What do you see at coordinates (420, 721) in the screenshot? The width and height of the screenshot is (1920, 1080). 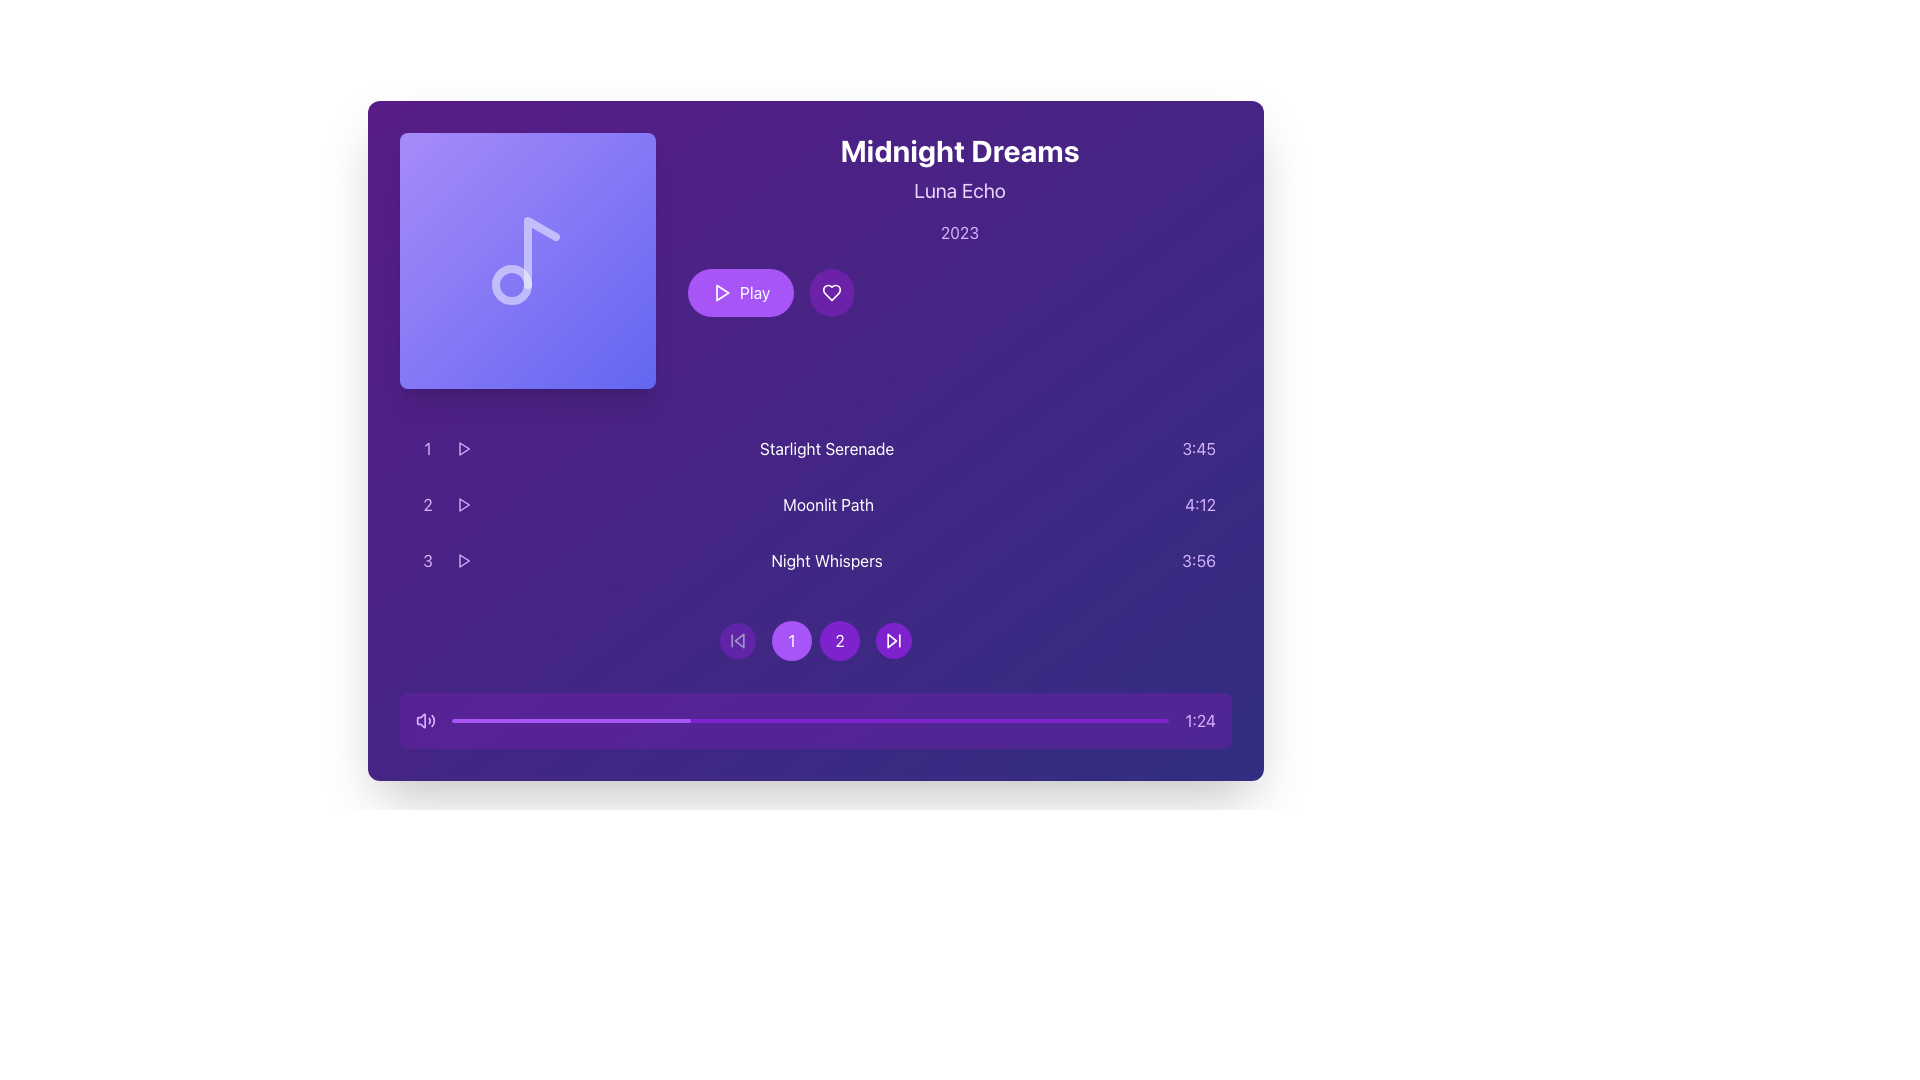 I see `the mute/unmute audio icon button located at the far left of the volume control bar in the music player interface` at bounding box center [420, 721].